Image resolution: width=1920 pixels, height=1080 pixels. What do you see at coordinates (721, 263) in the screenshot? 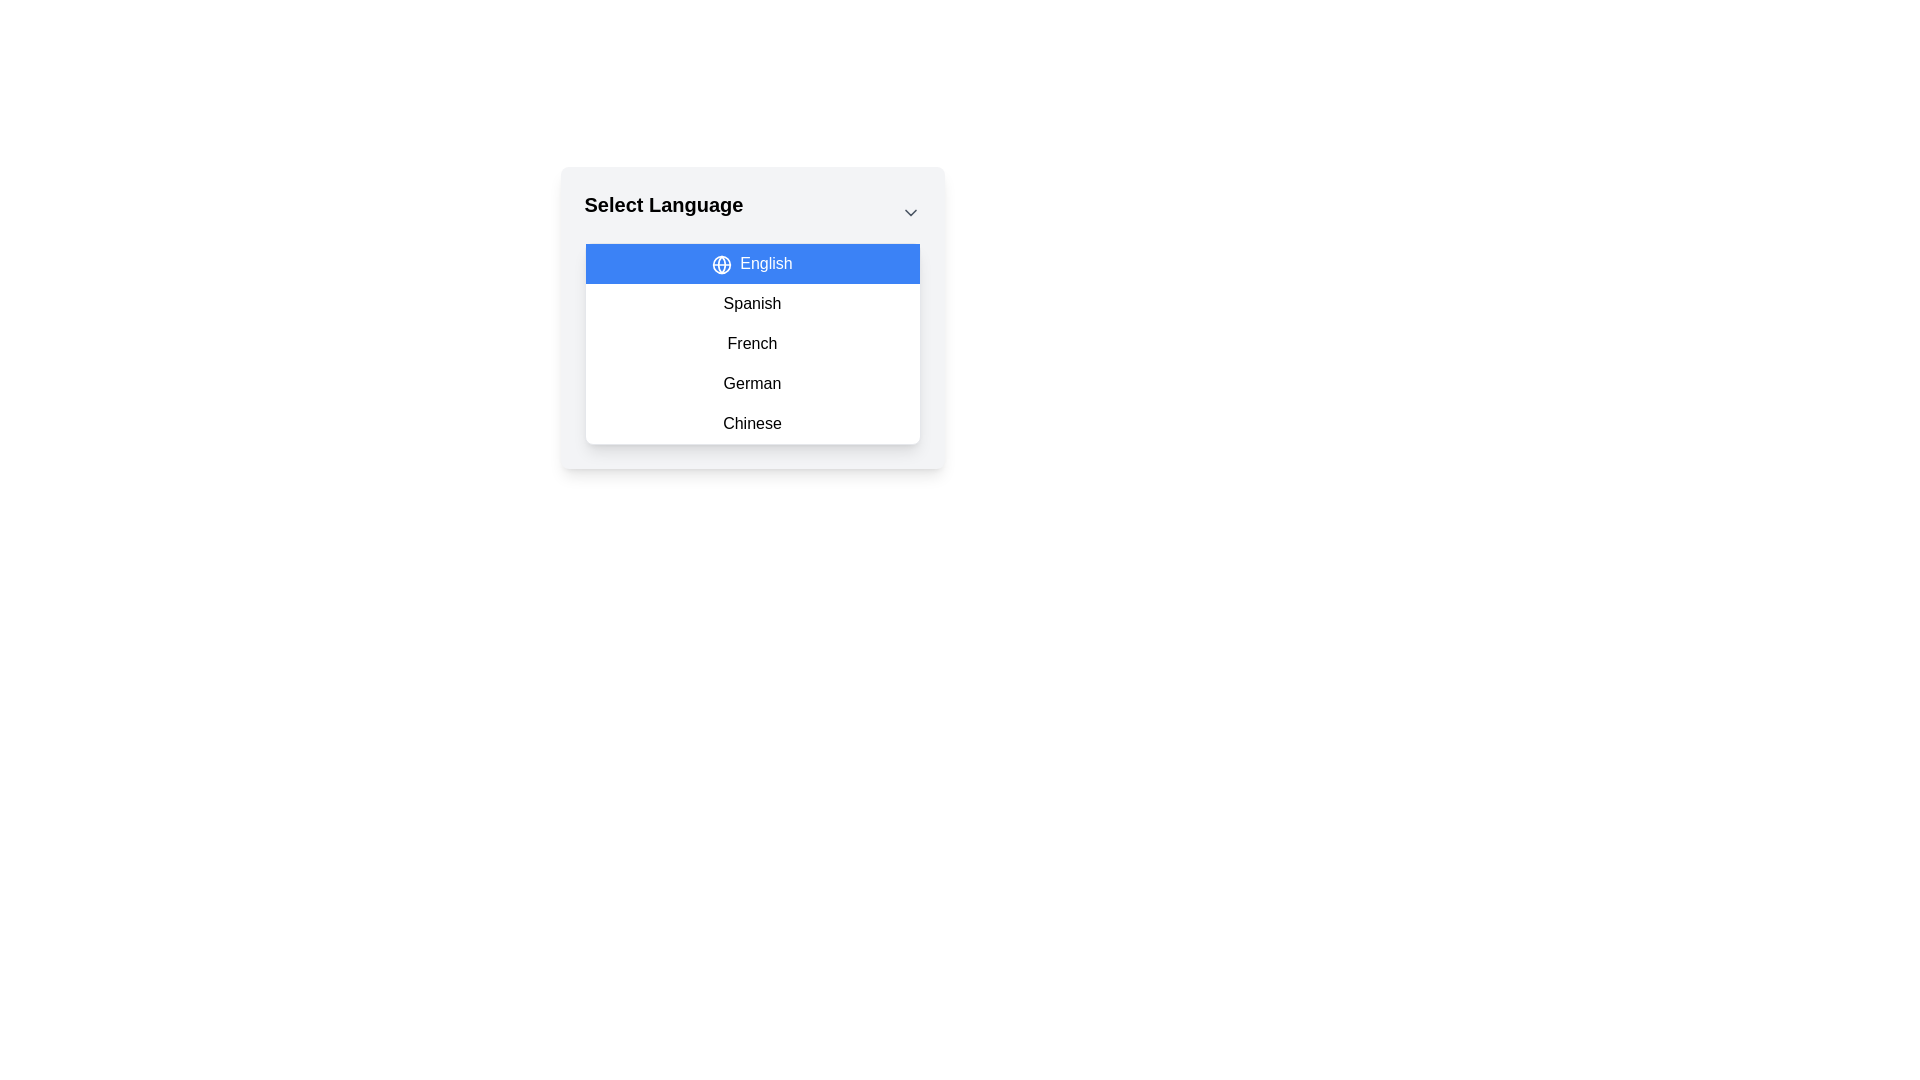
I see `the language selection icon located to the left of the 'English' text within the dropdown menu, which serves as a visual indicator for language selection` at bounding box center [721, 263].